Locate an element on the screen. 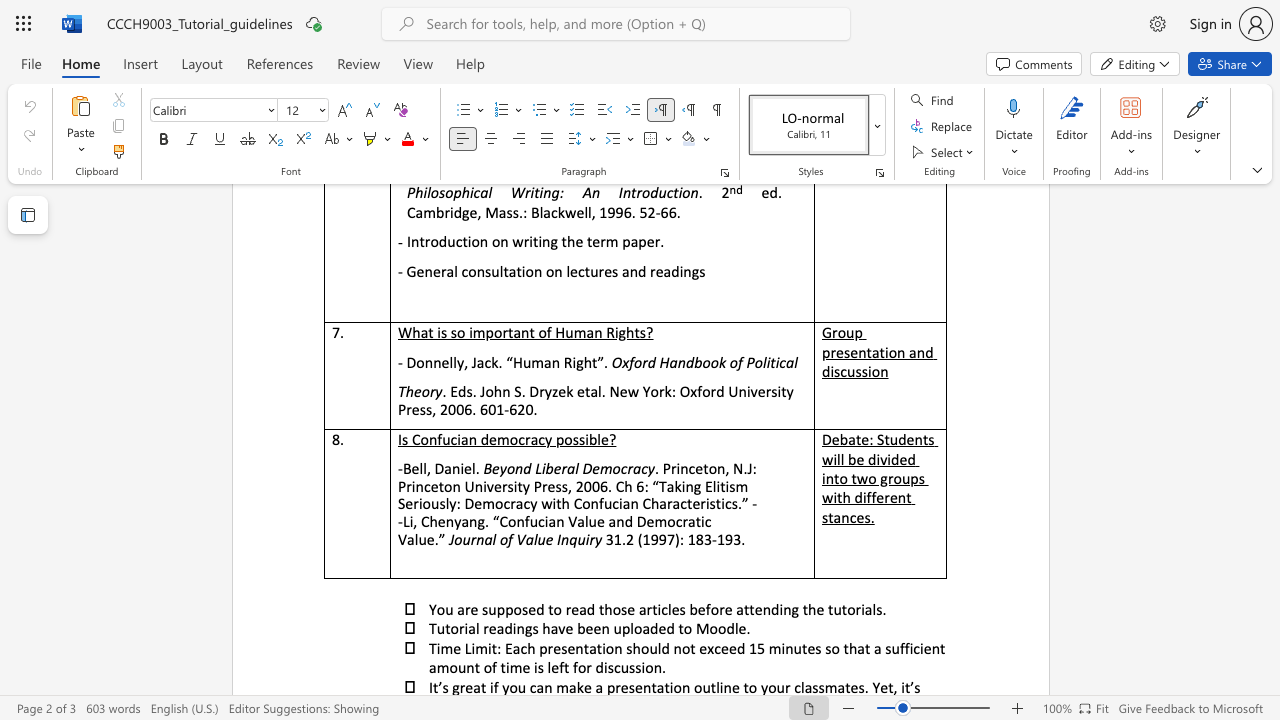 This screenshot has width=1280, height=720. the subset text "ucian dem" within the text "Is Confucian democracy possible?" is located at coordinates (441, 438).